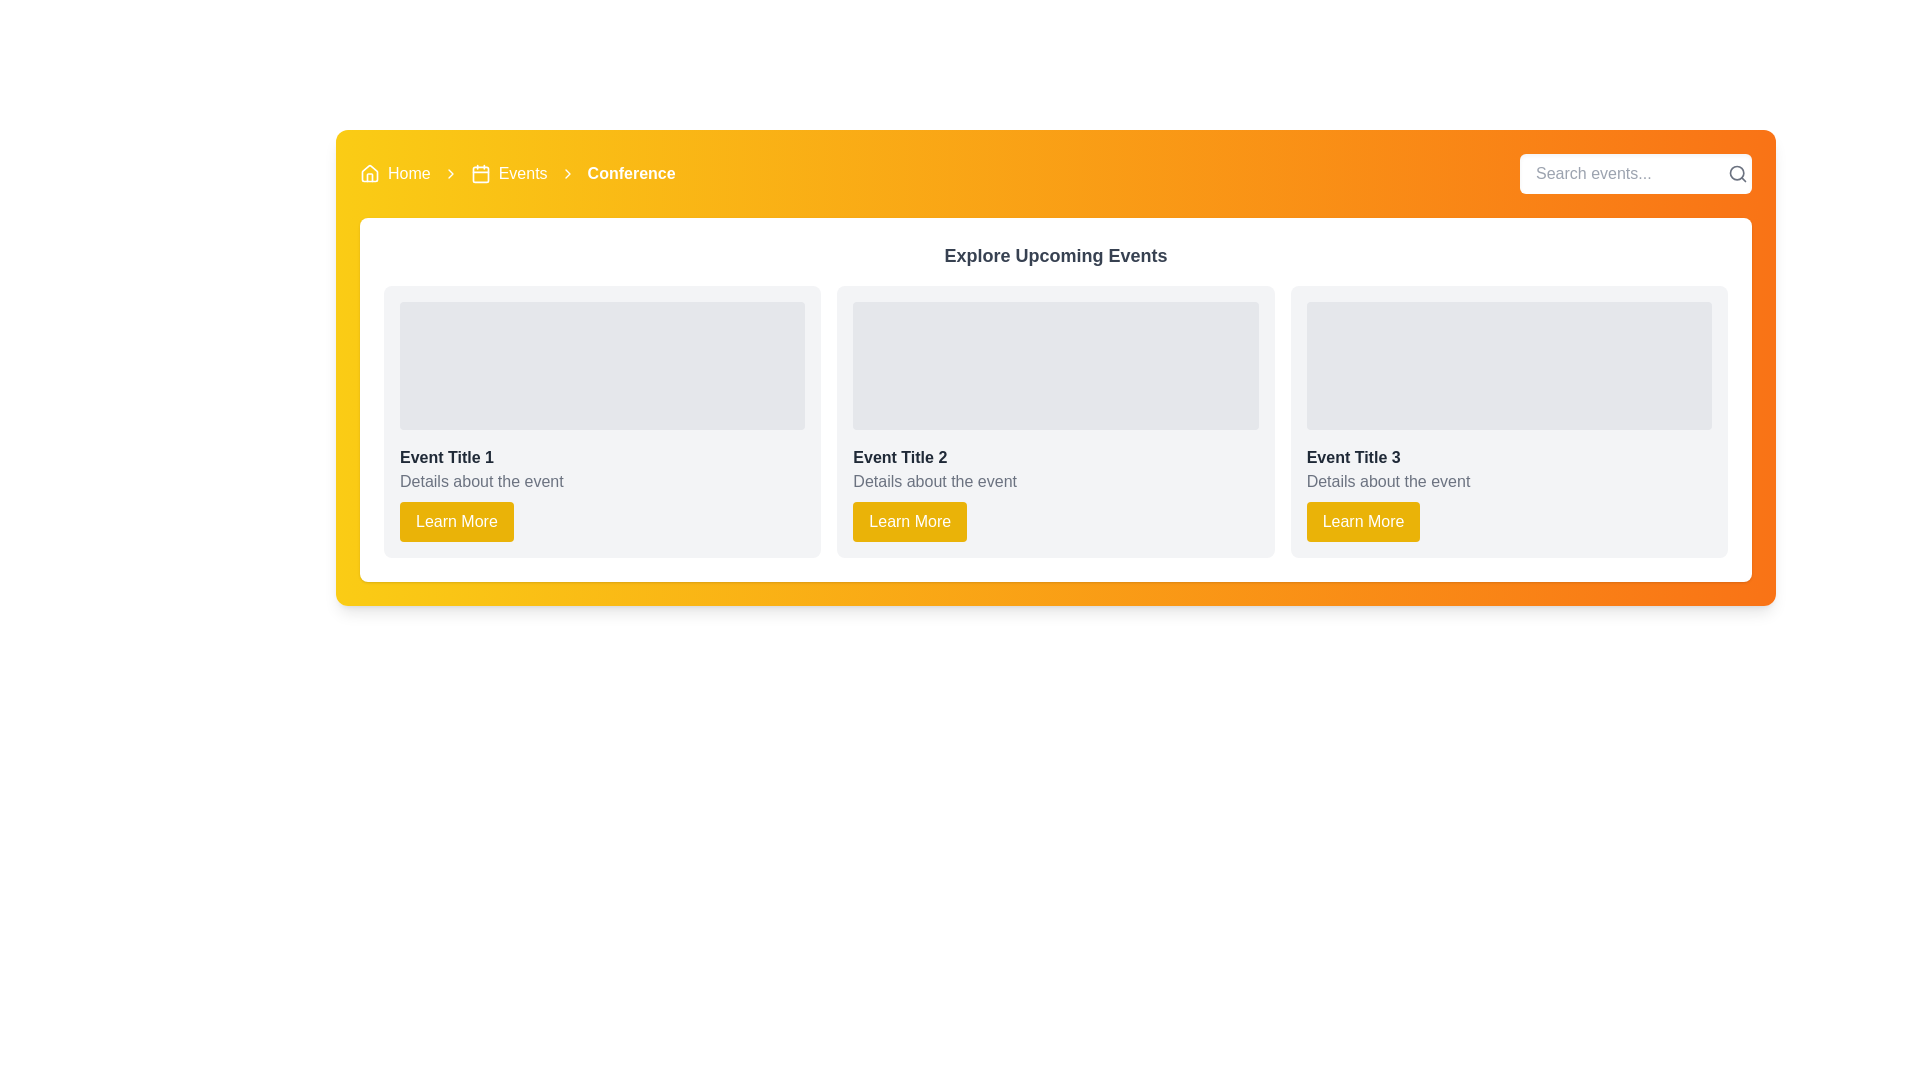 Image resolution: width=1920 pixels, height=1080 pixels. What do you see at coordinates (1509, 420) in the screenshot?
I see `the event card on the rightmost position in the three-column grid layout` at bounding box center [1509, 420].